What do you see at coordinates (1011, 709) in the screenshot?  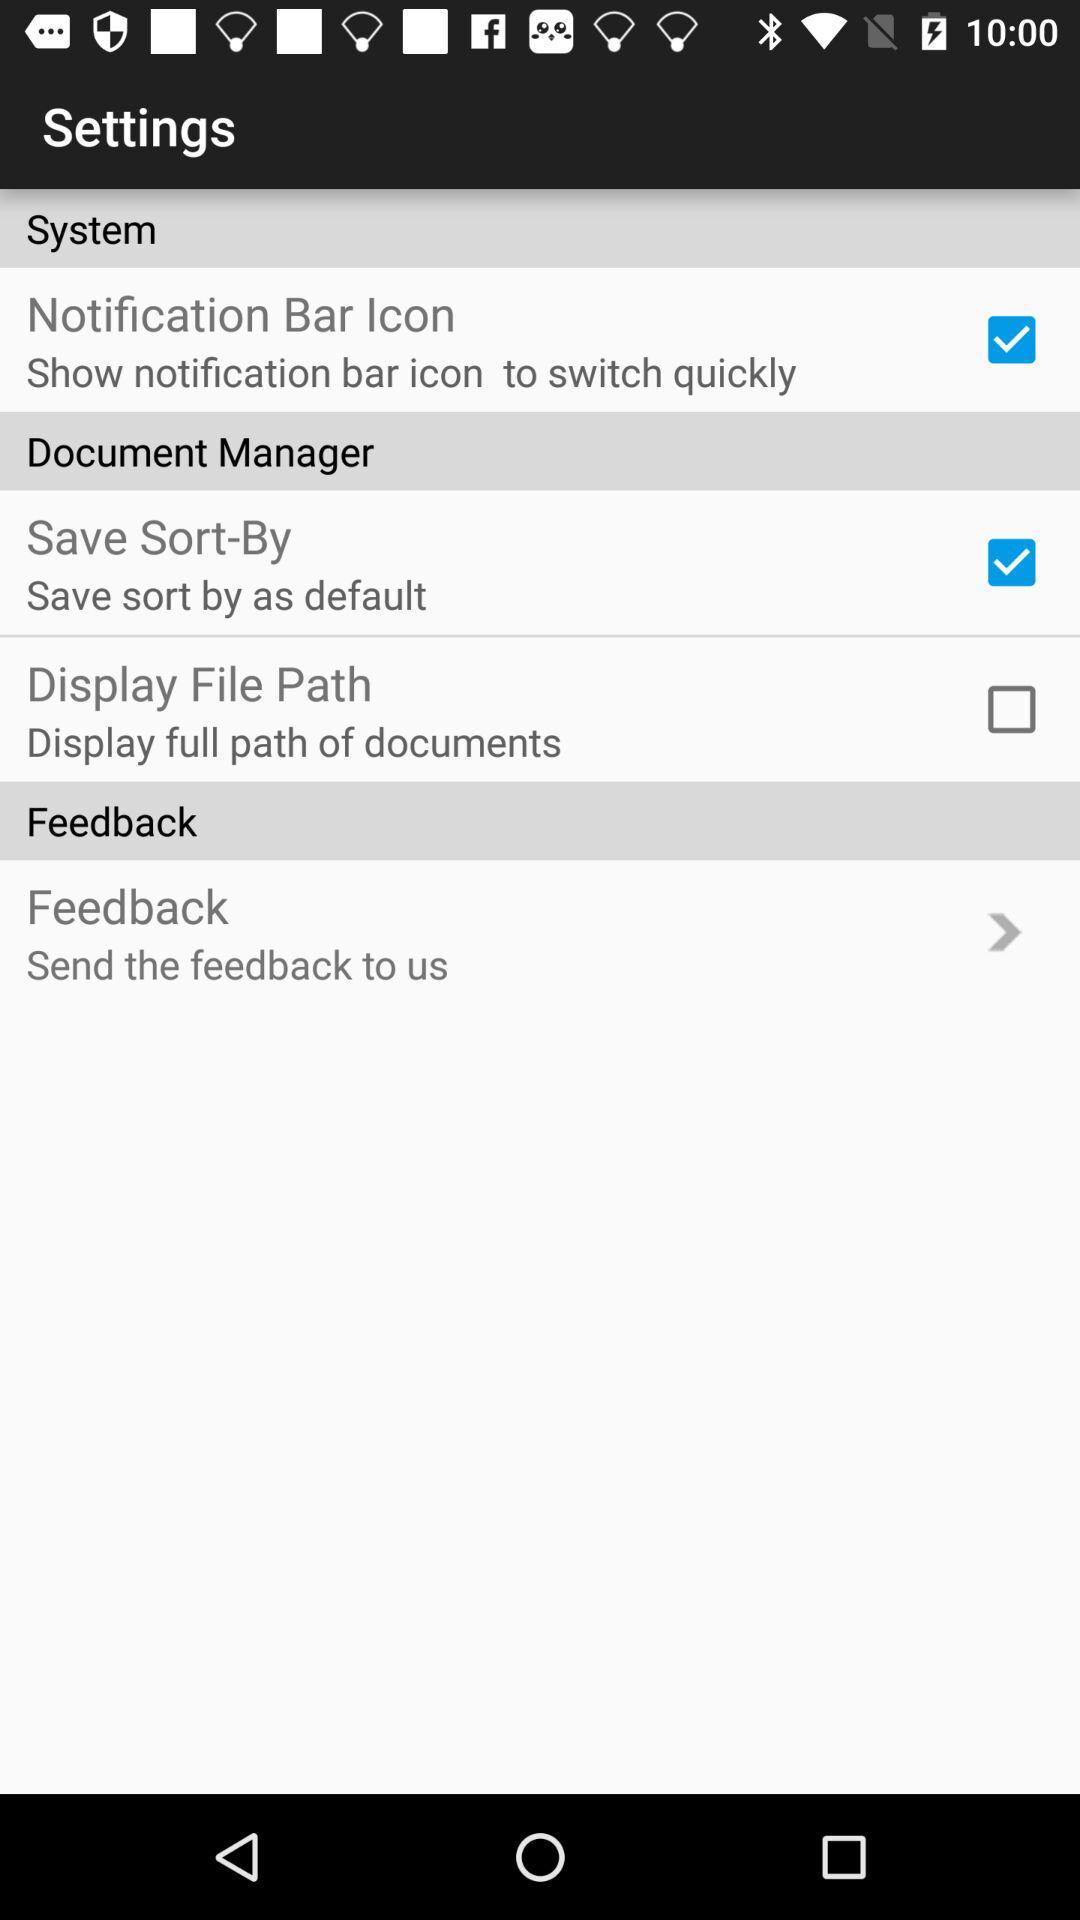 I see `item above feedback` at bounding box center [1011, 709].